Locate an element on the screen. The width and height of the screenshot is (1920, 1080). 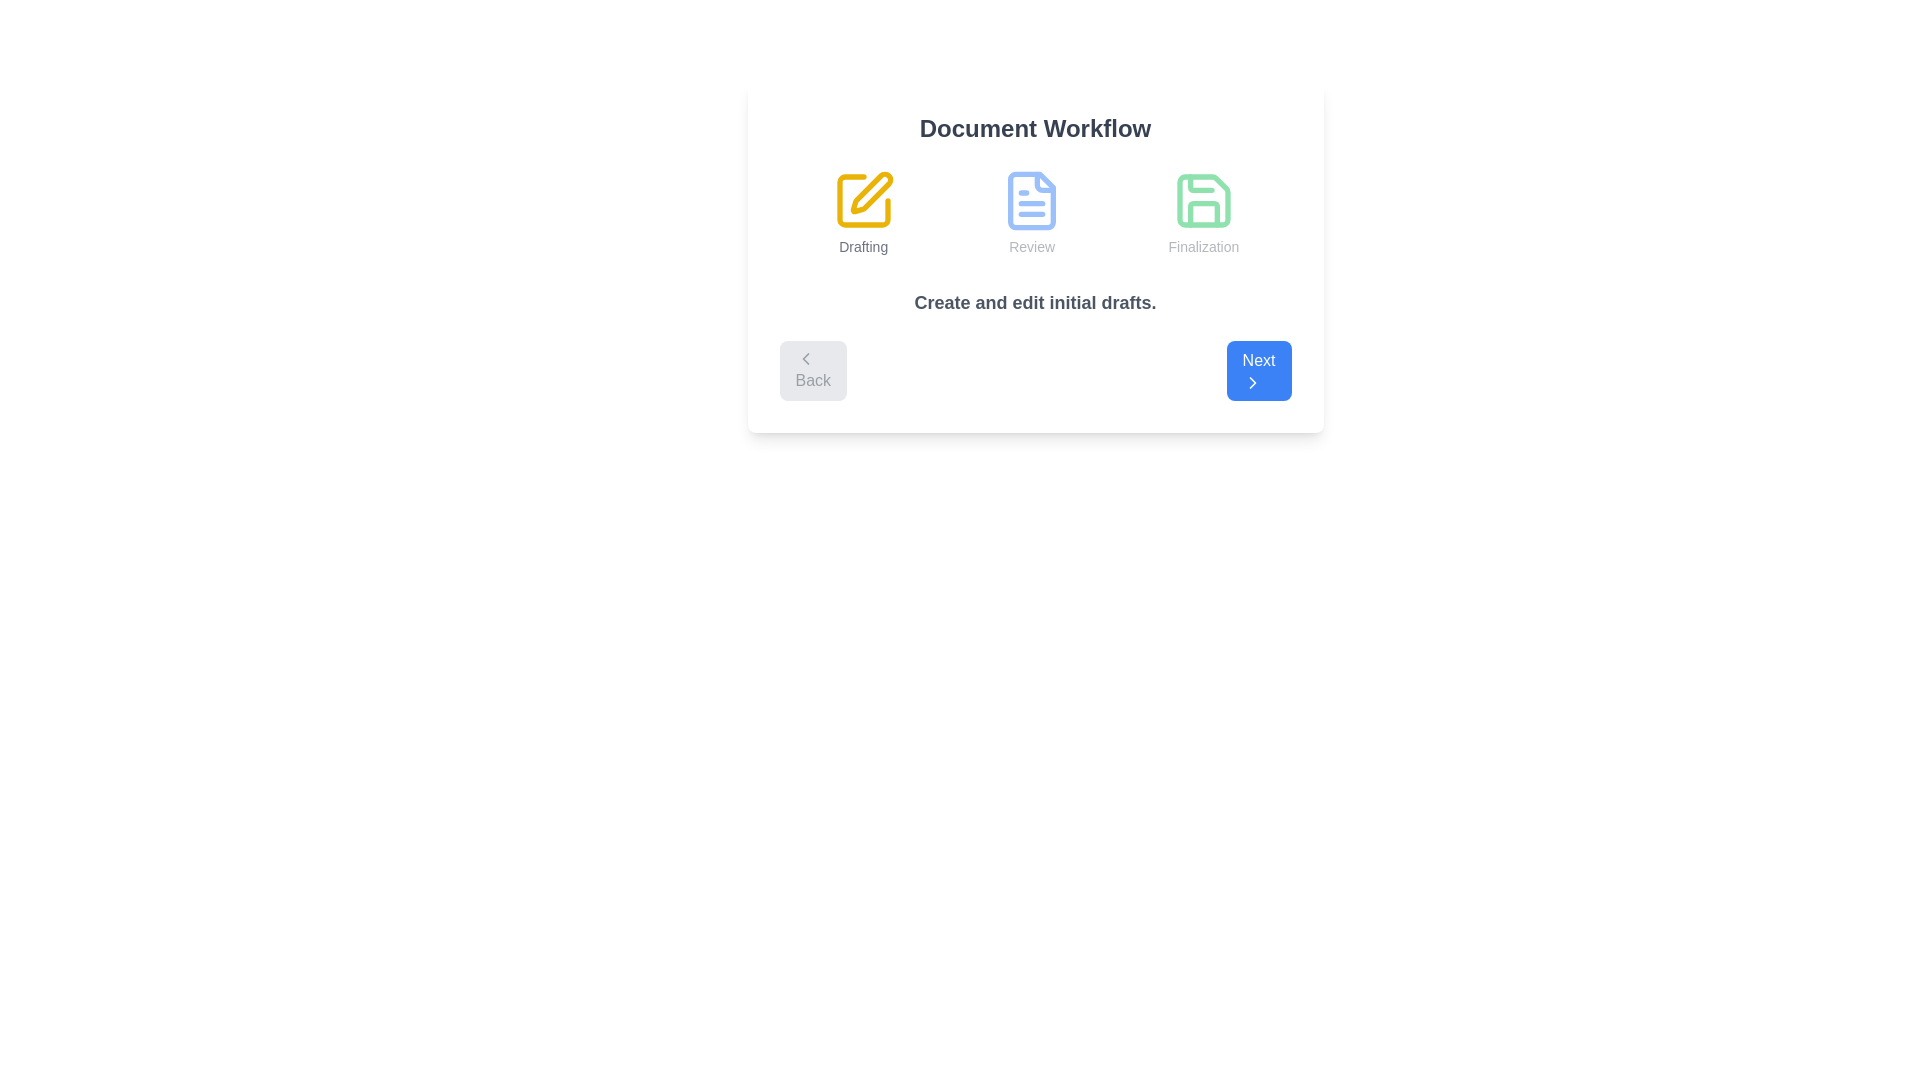
the Finalization step icon in the Document Workflow panel, which is centrally located in the Finalization section of the interface is located at coordinates (1202, 200).